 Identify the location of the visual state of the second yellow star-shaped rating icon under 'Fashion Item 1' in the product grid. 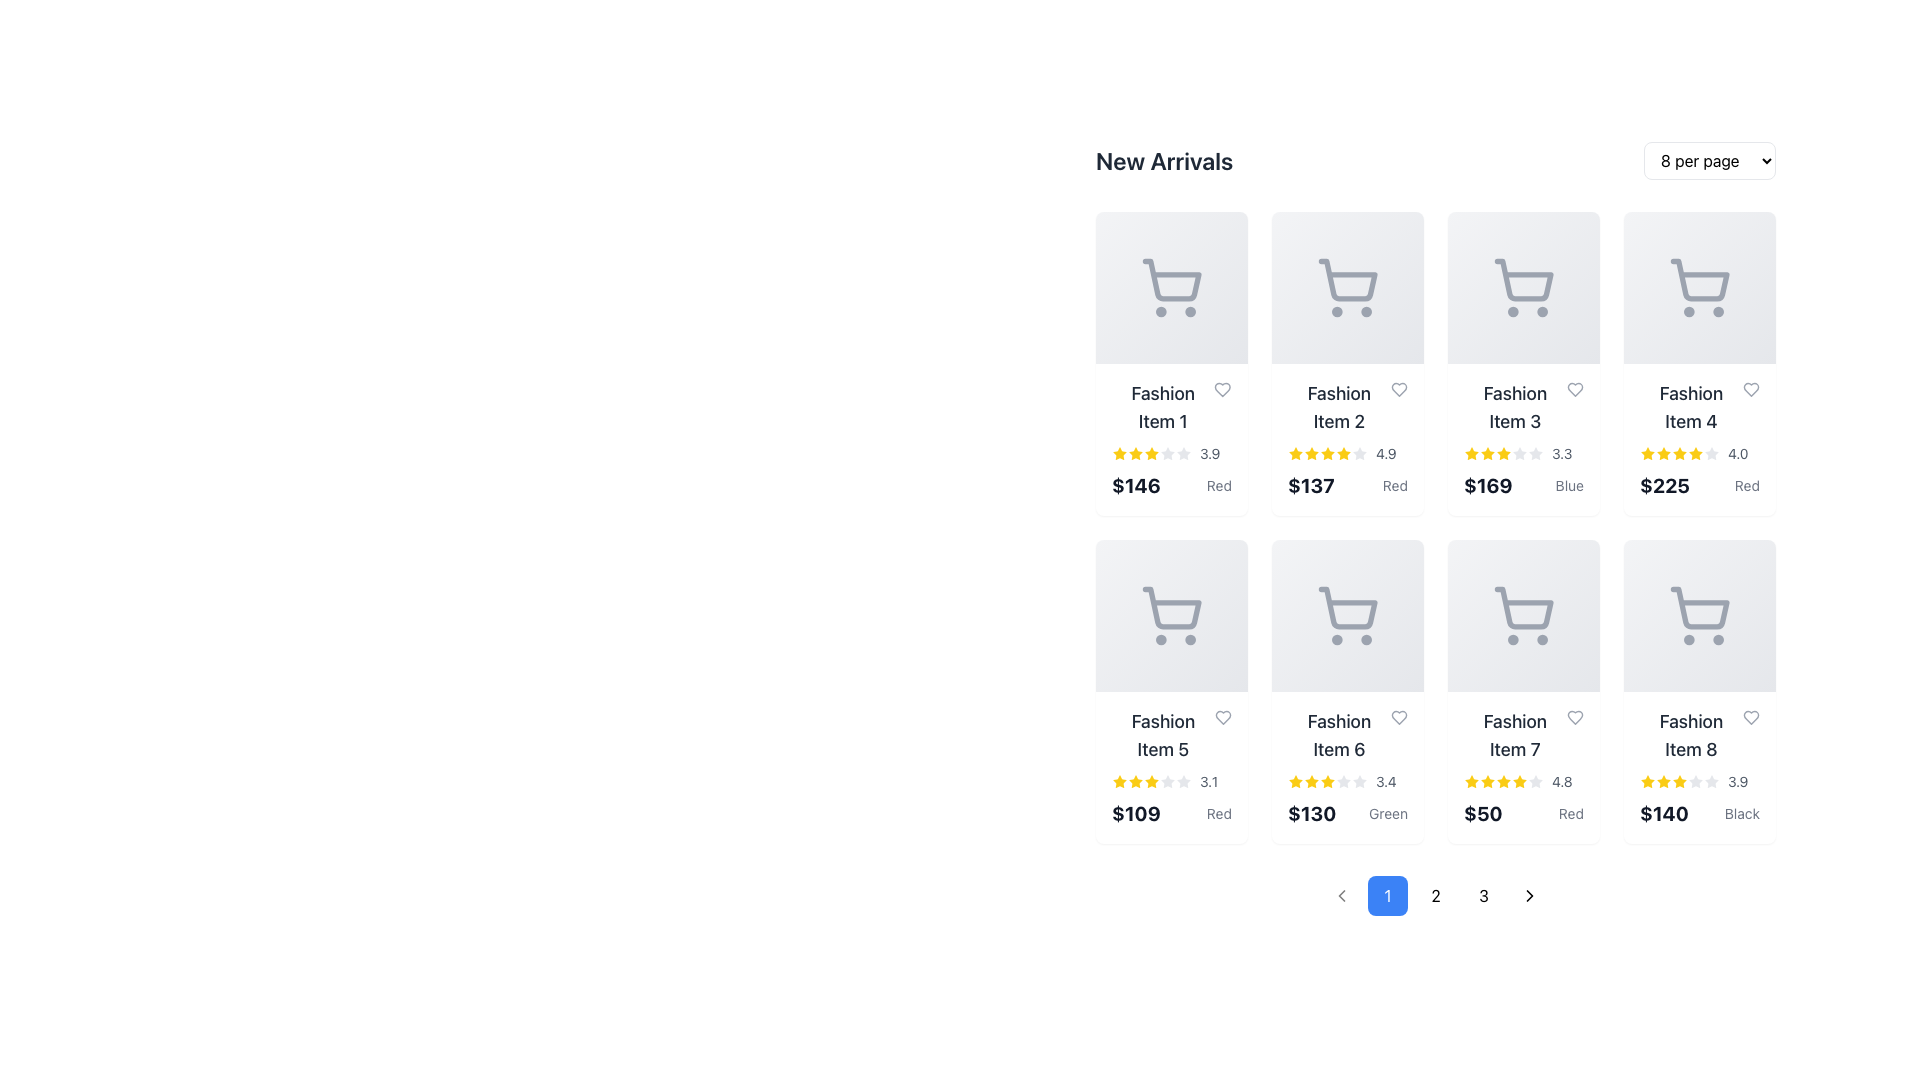
(1136, 454).